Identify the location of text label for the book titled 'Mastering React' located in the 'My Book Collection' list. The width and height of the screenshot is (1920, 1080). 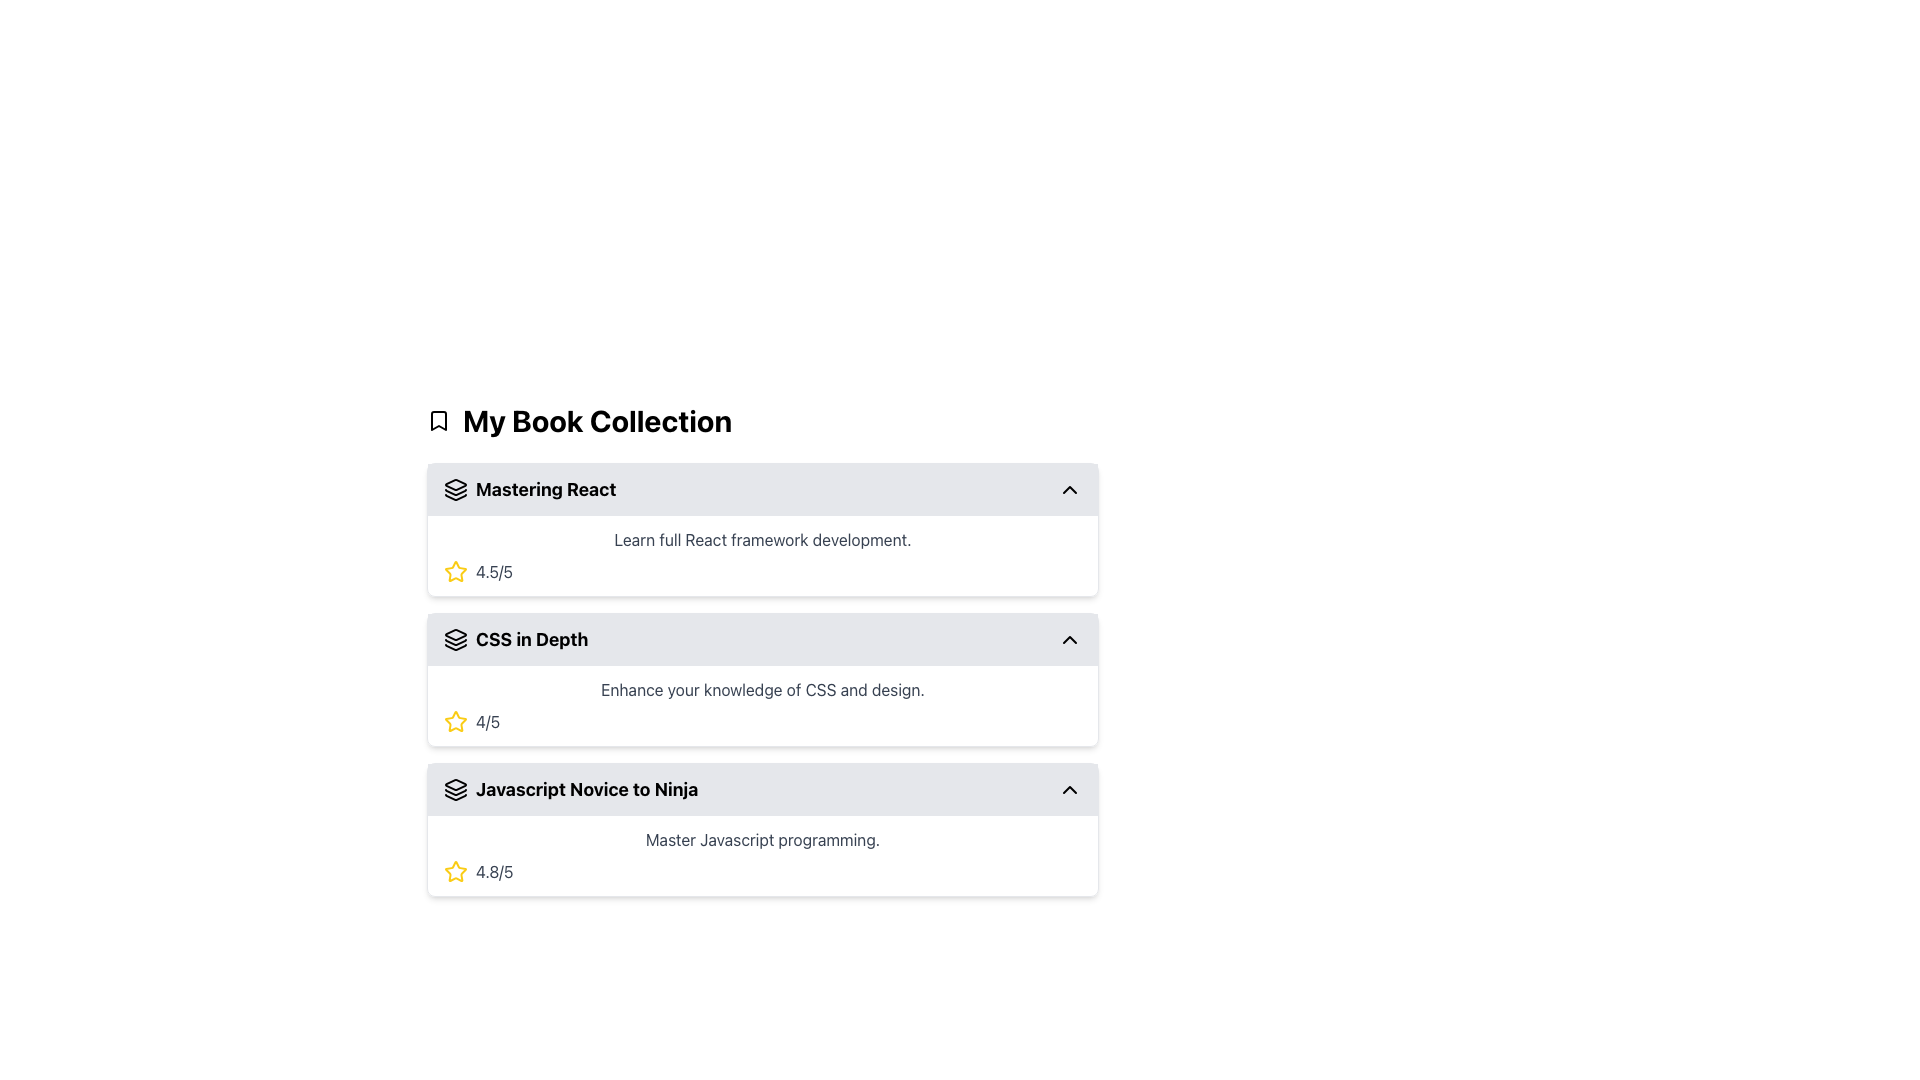
(546, 489).